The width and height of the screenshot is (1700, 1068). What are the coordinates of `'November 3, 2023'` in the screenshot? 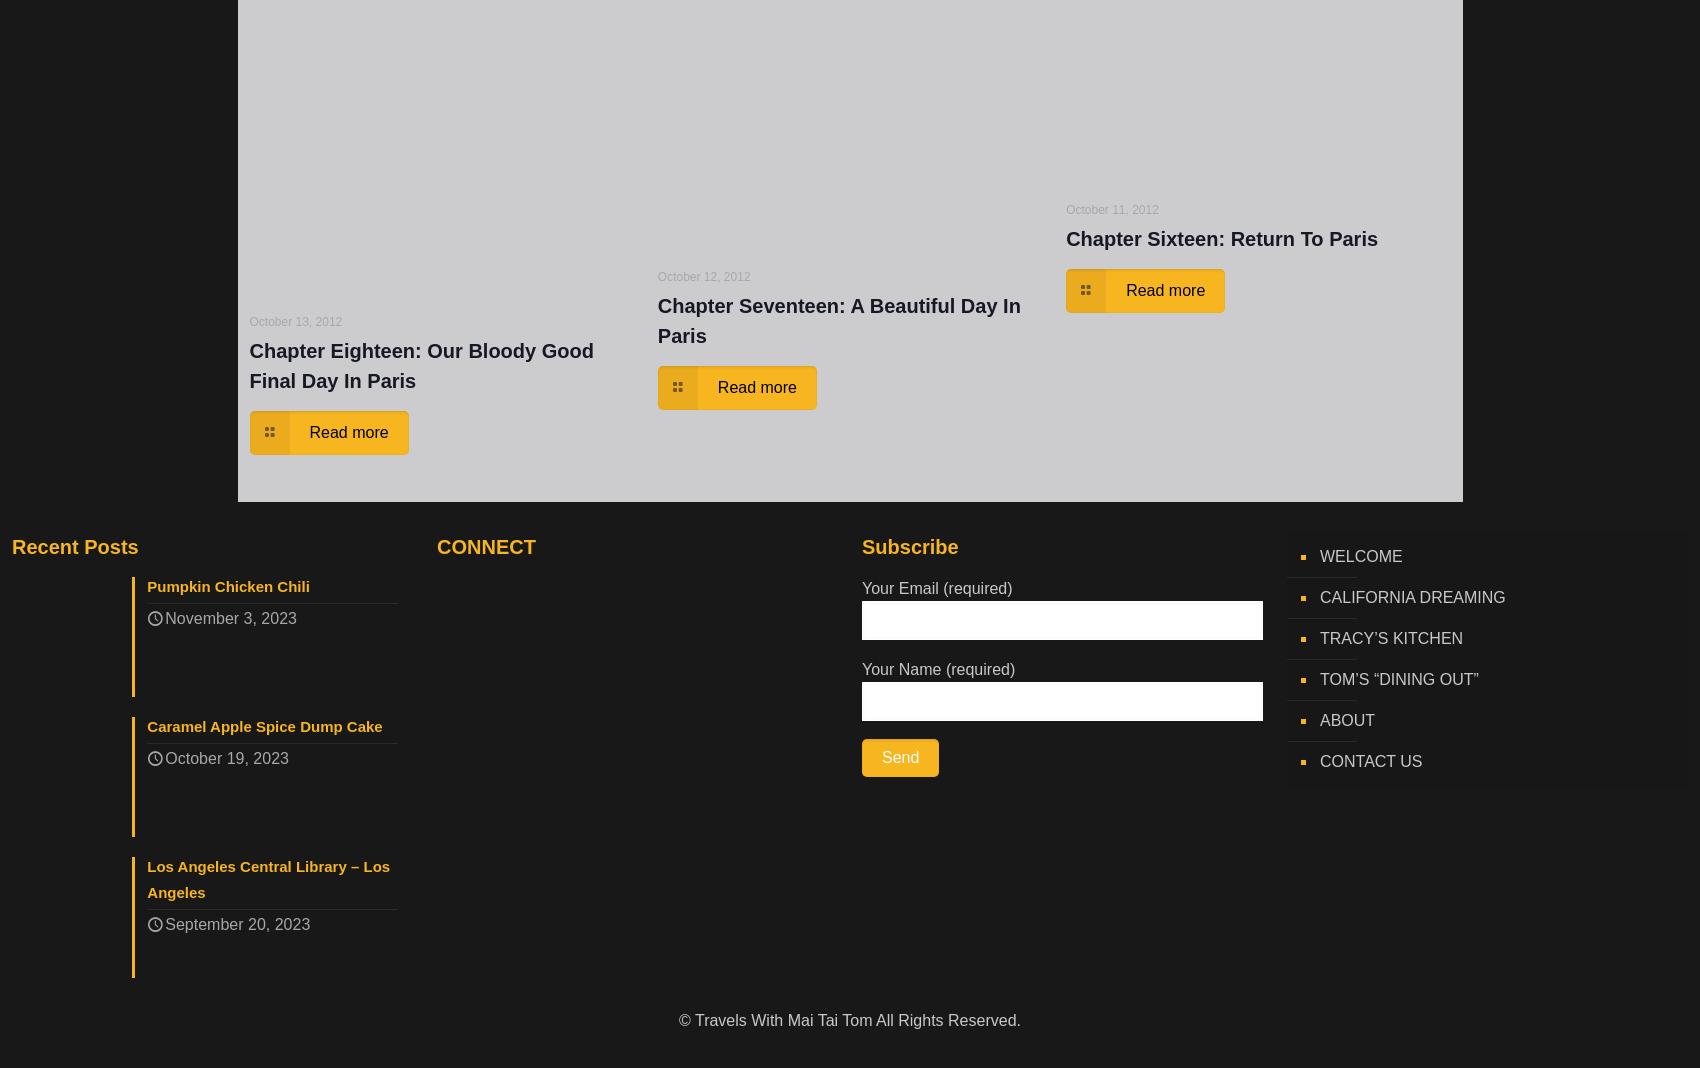 It's located at (230, 618).